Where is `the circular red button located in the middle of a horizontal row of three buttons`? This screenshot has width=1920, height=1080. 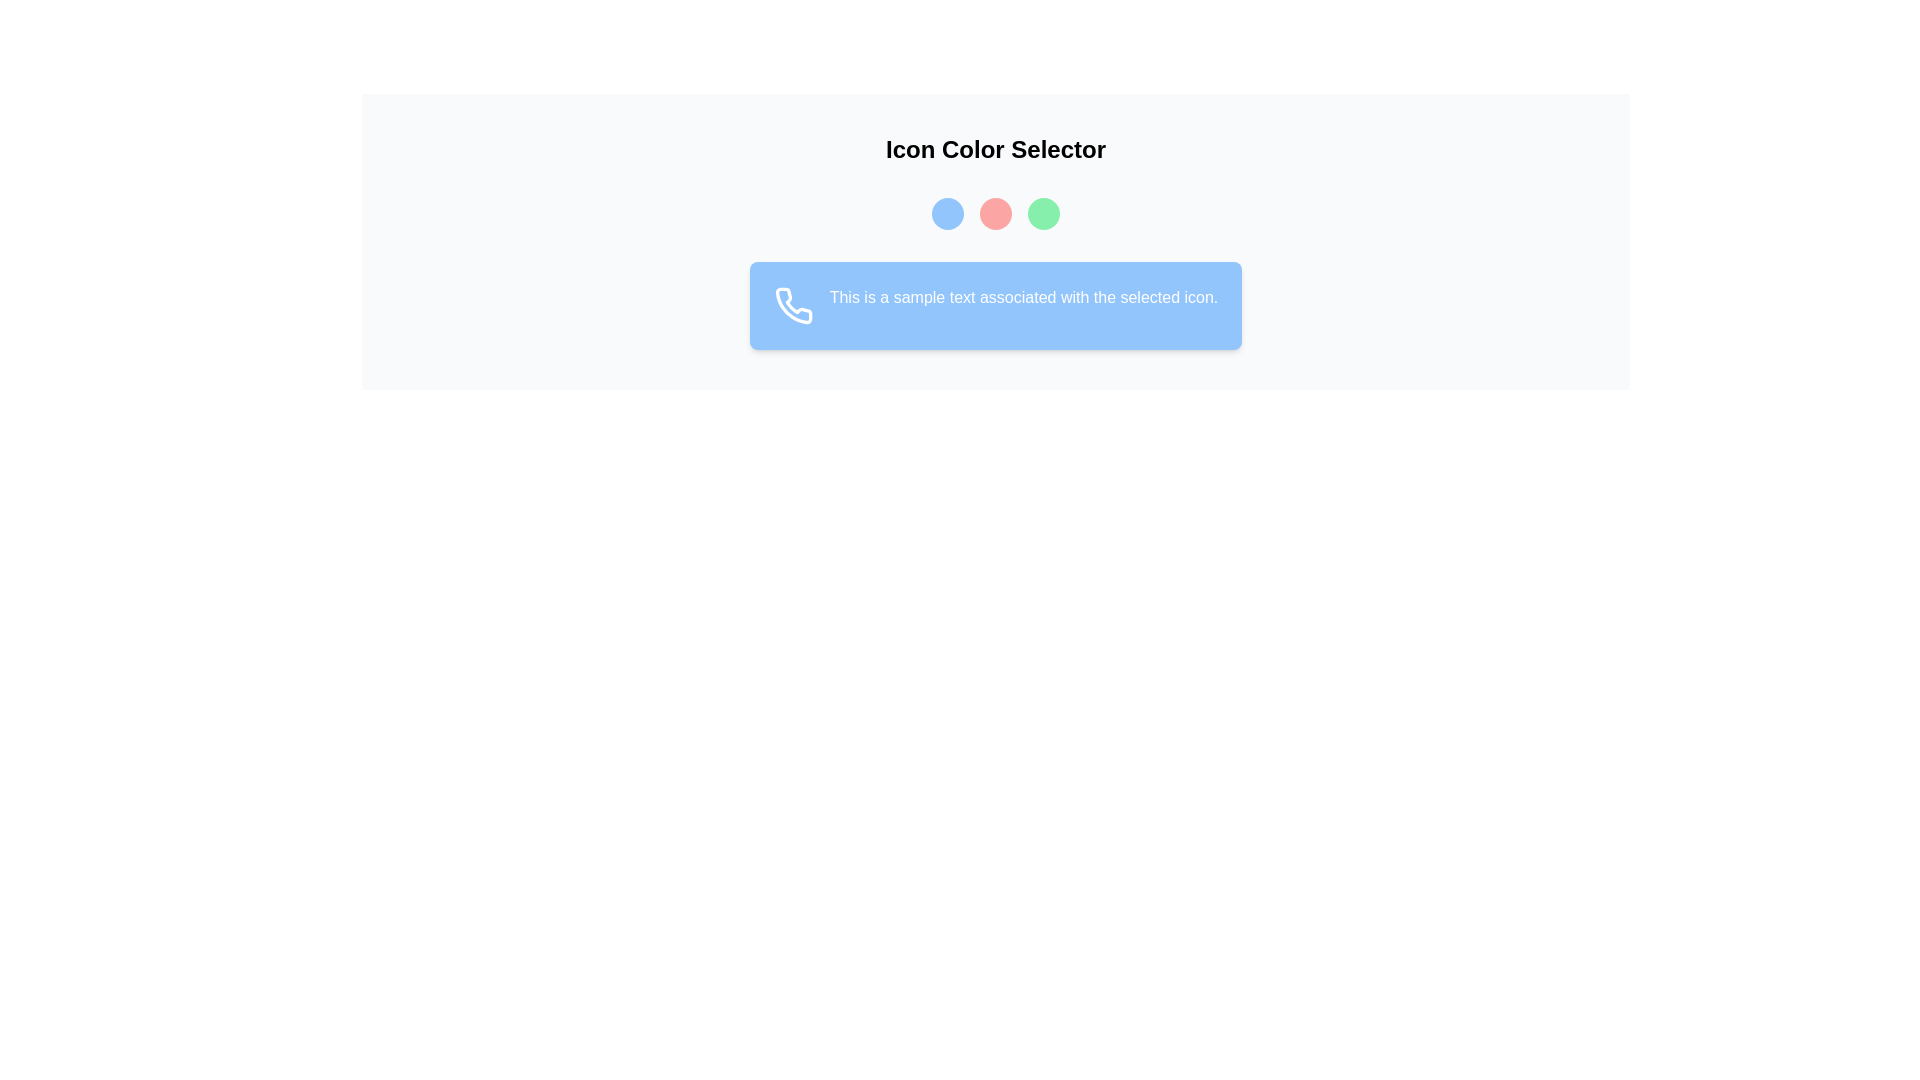
the circular red button located in the middle of a horizontal row of three buttons is located at coordinates (996, 213).